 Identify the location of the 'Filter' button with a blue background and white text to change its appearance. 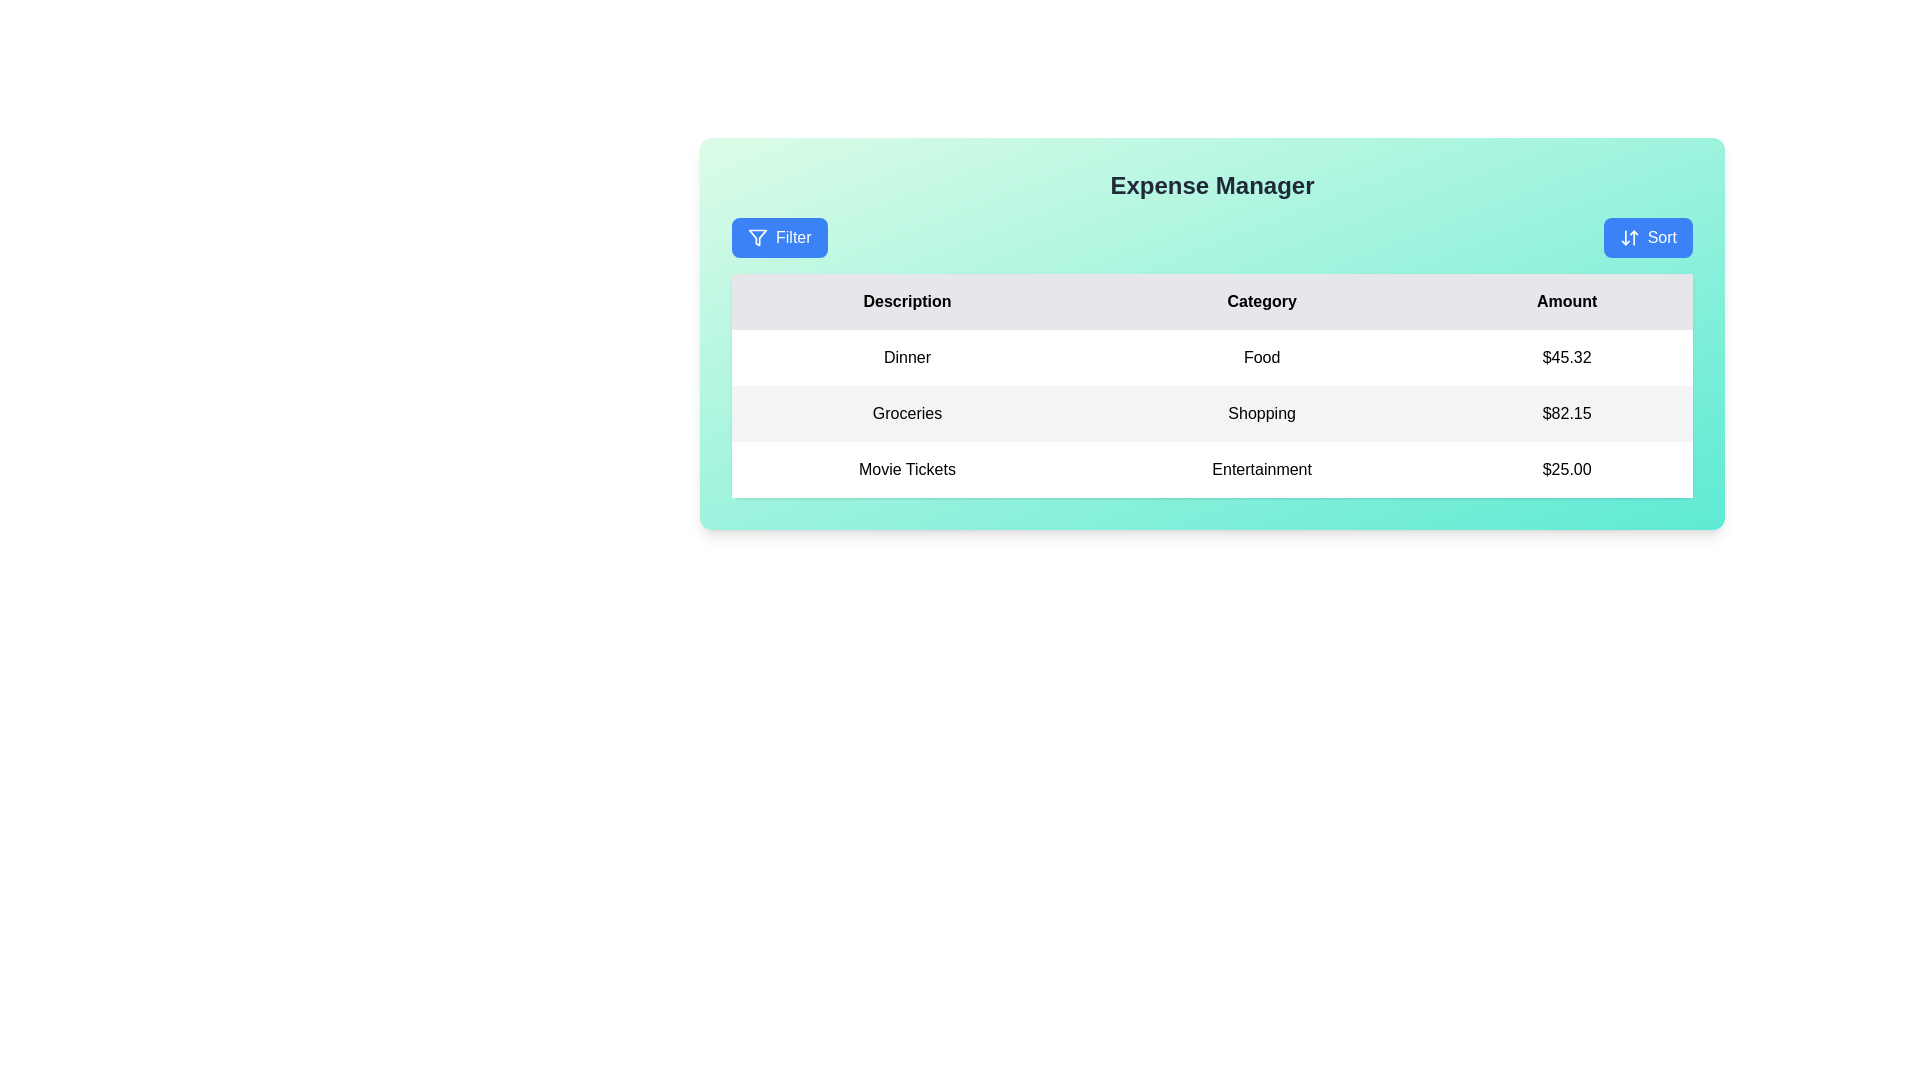
(778, 237).